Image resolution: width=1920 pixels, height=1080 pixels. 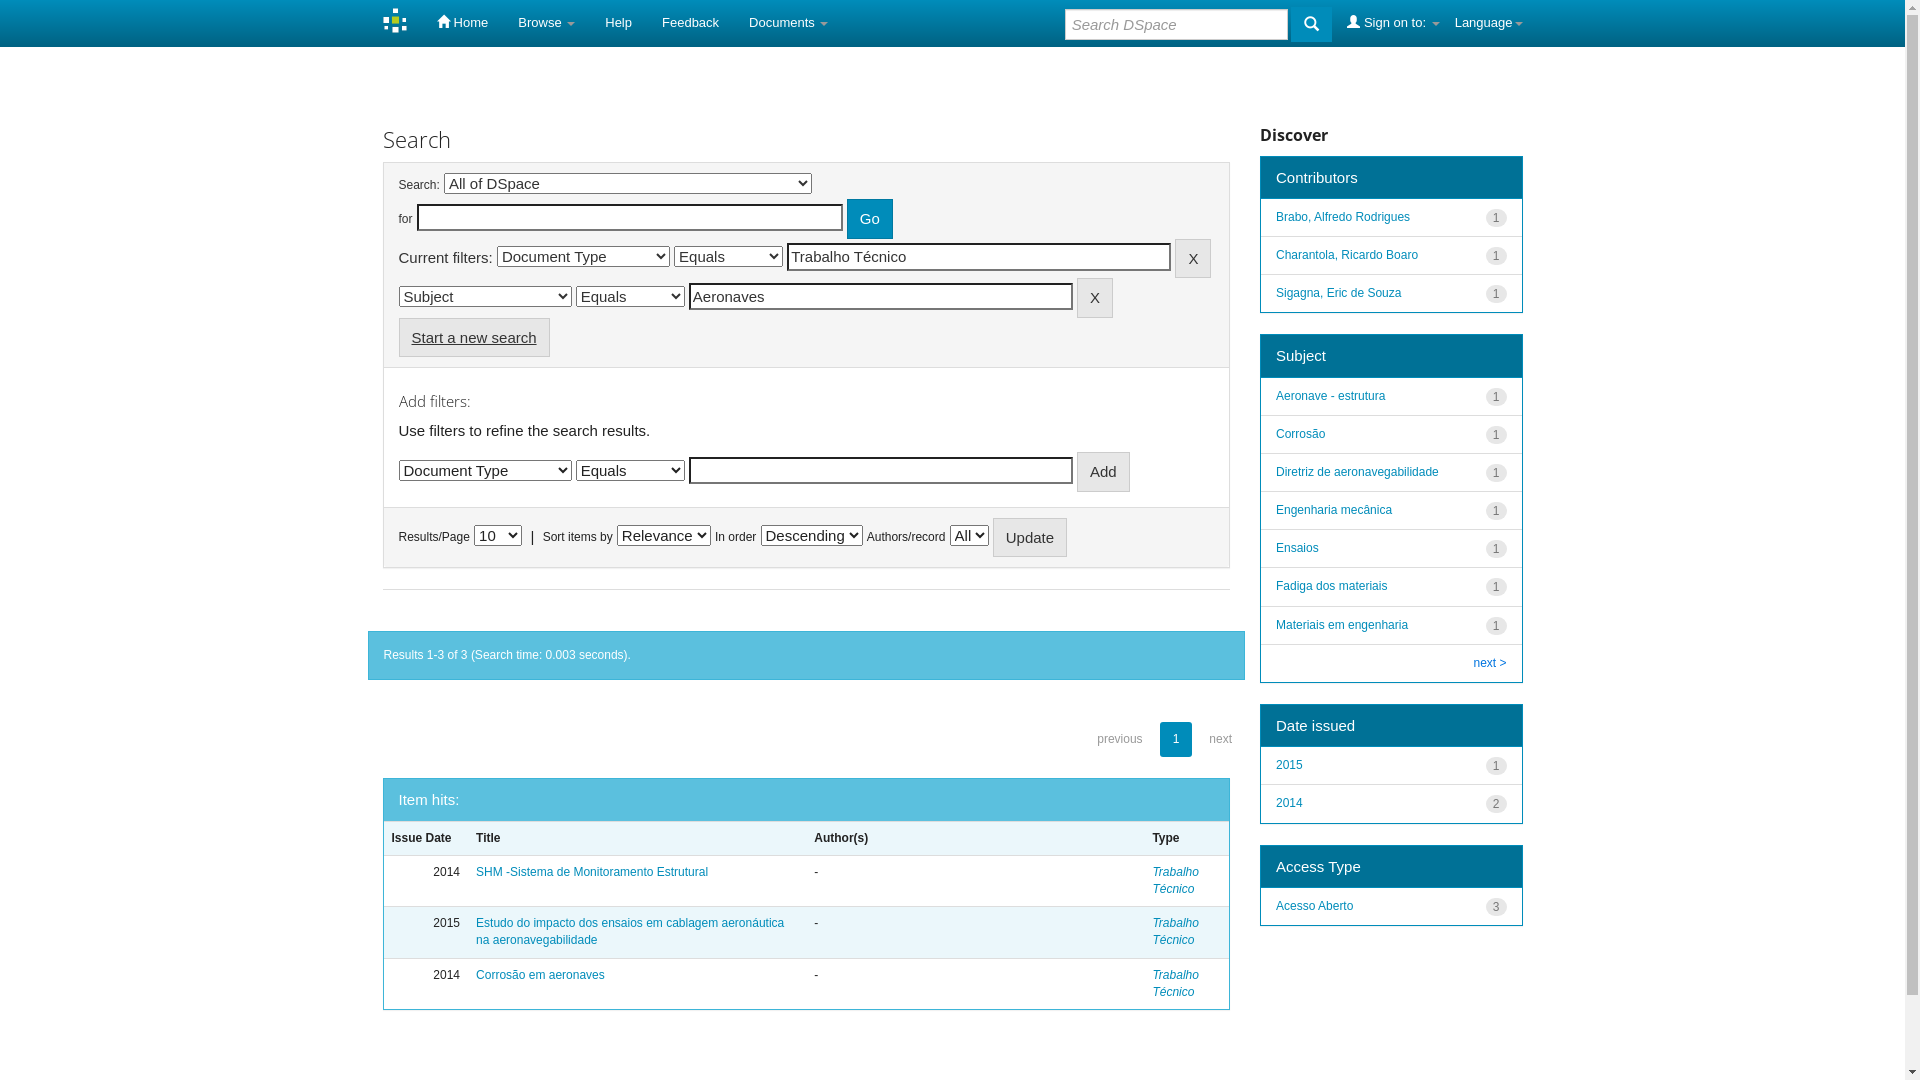 I want to click on 'Brabo, Alfredo Rodrigues', so click(x=1343, y=216).